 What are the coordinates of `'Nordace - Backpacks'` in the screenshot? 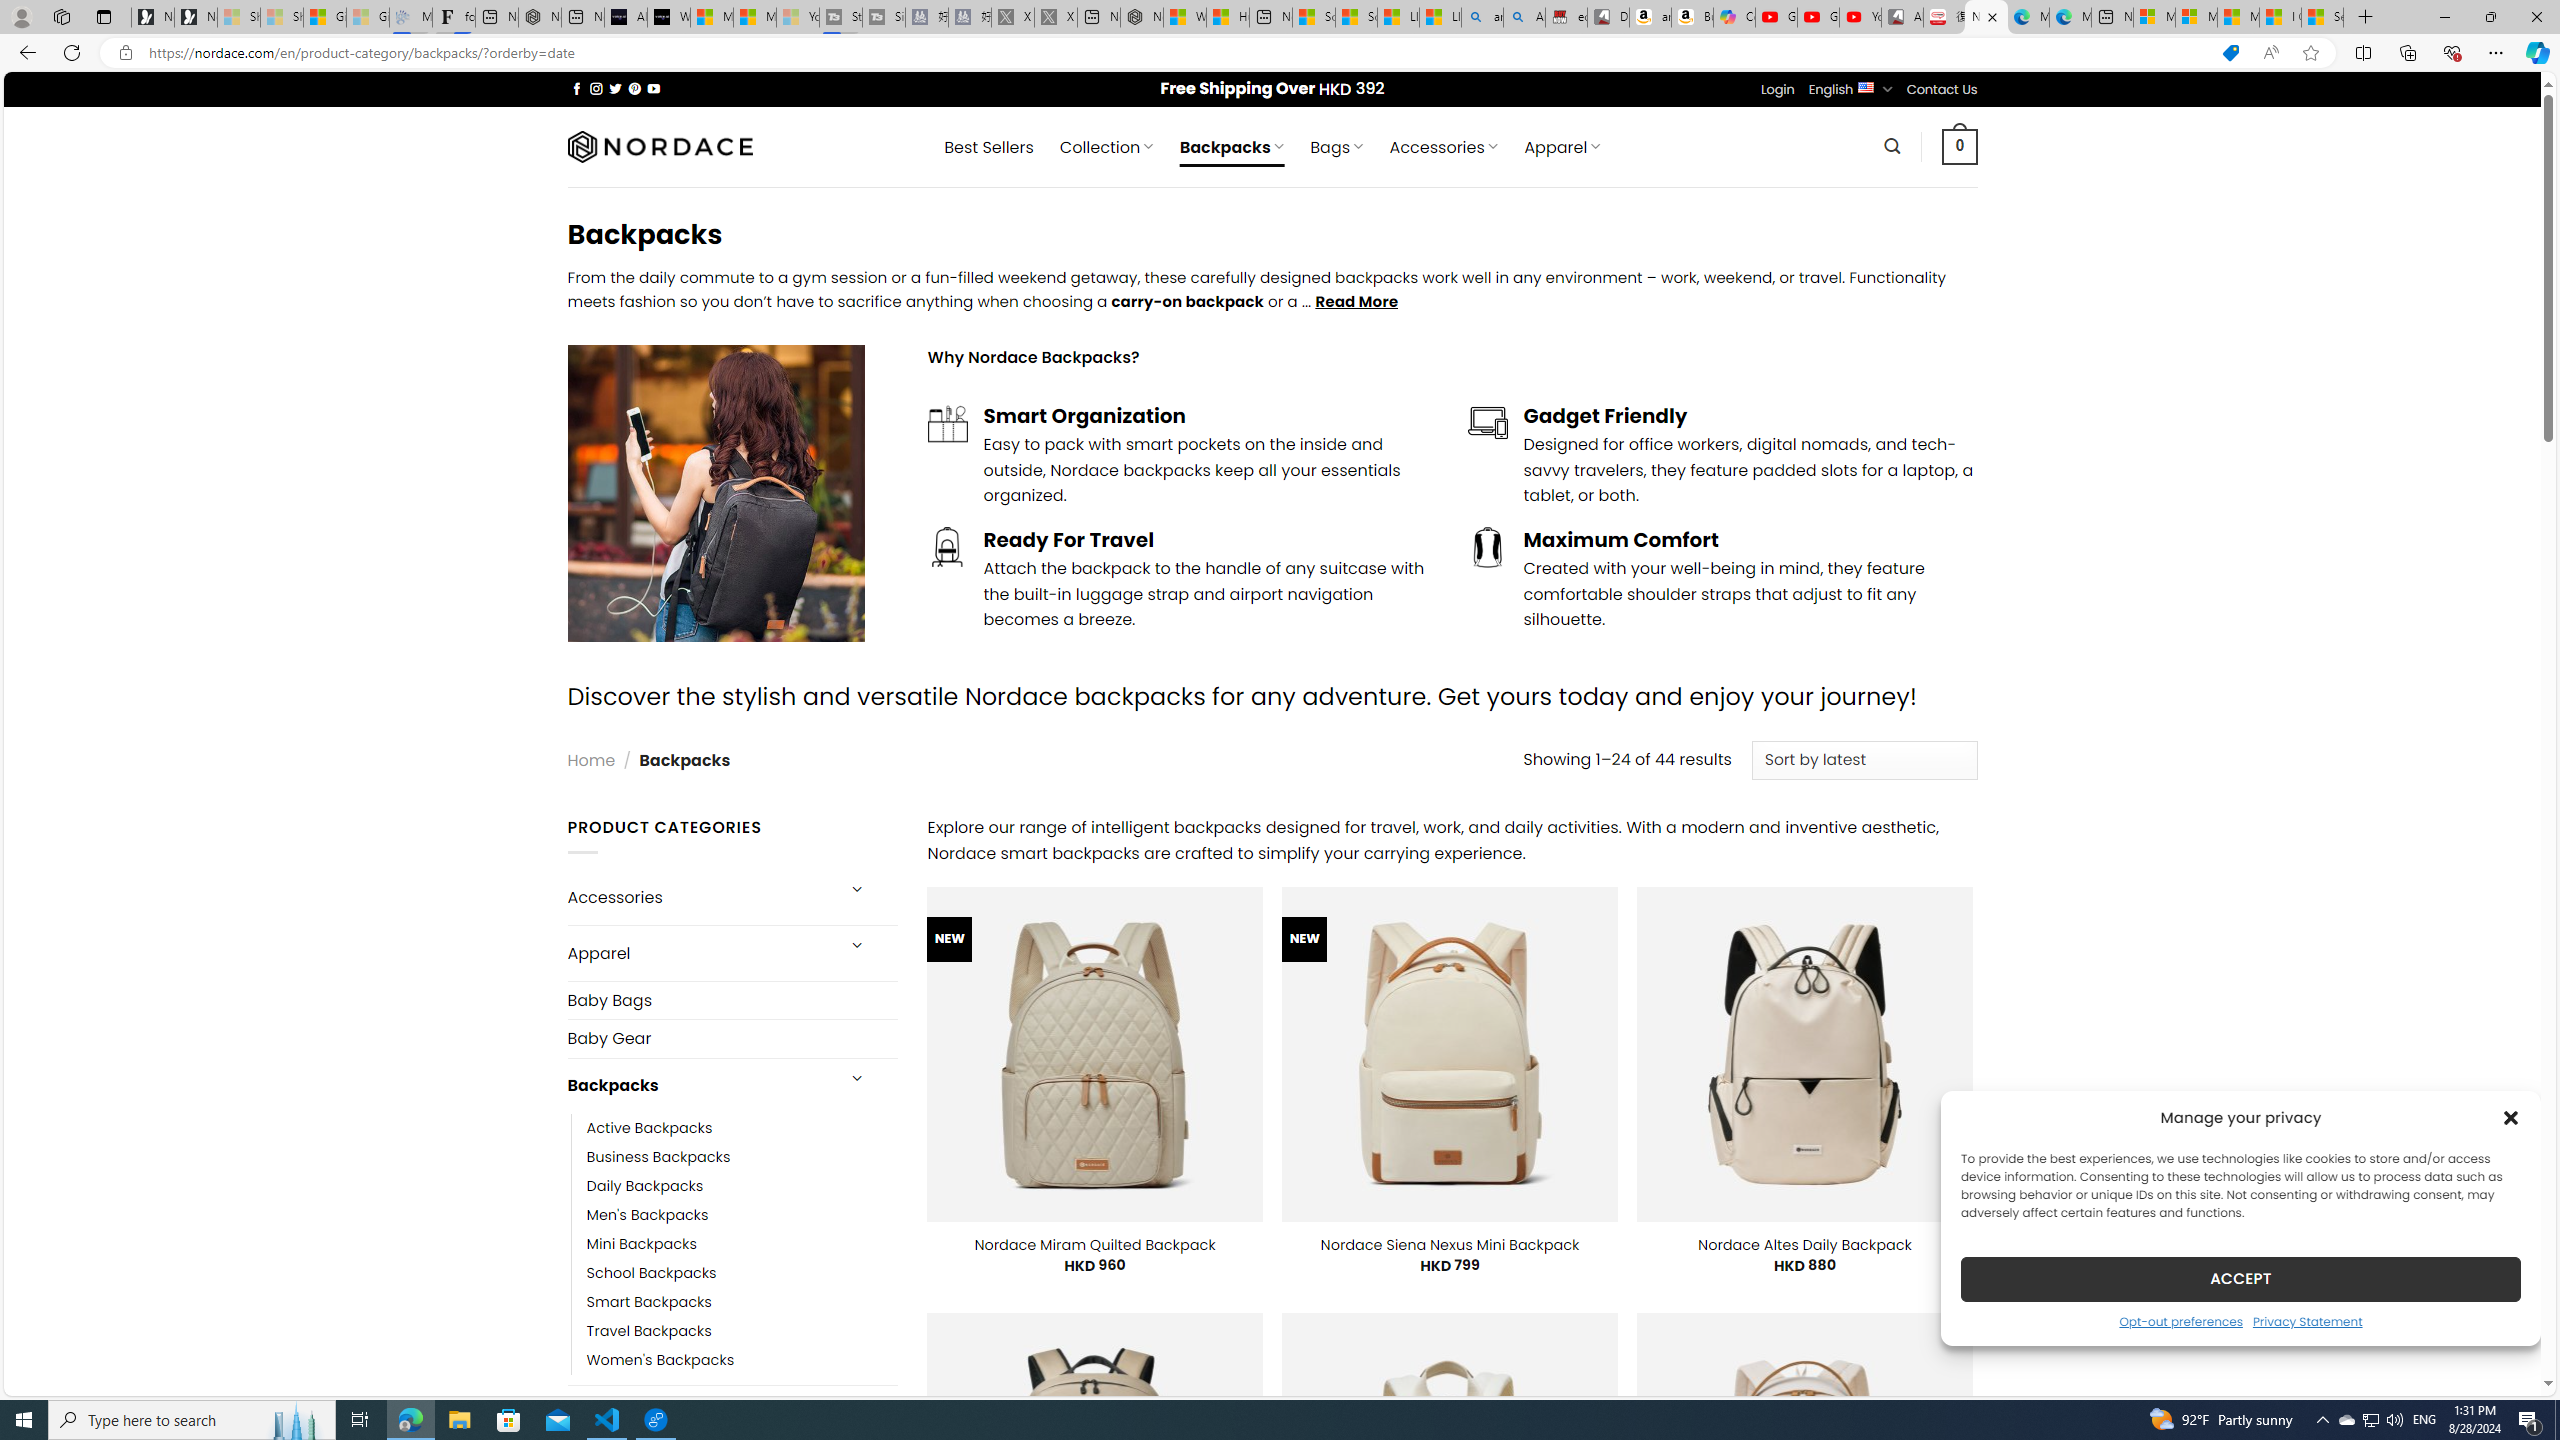 It's located at (1985, 16).